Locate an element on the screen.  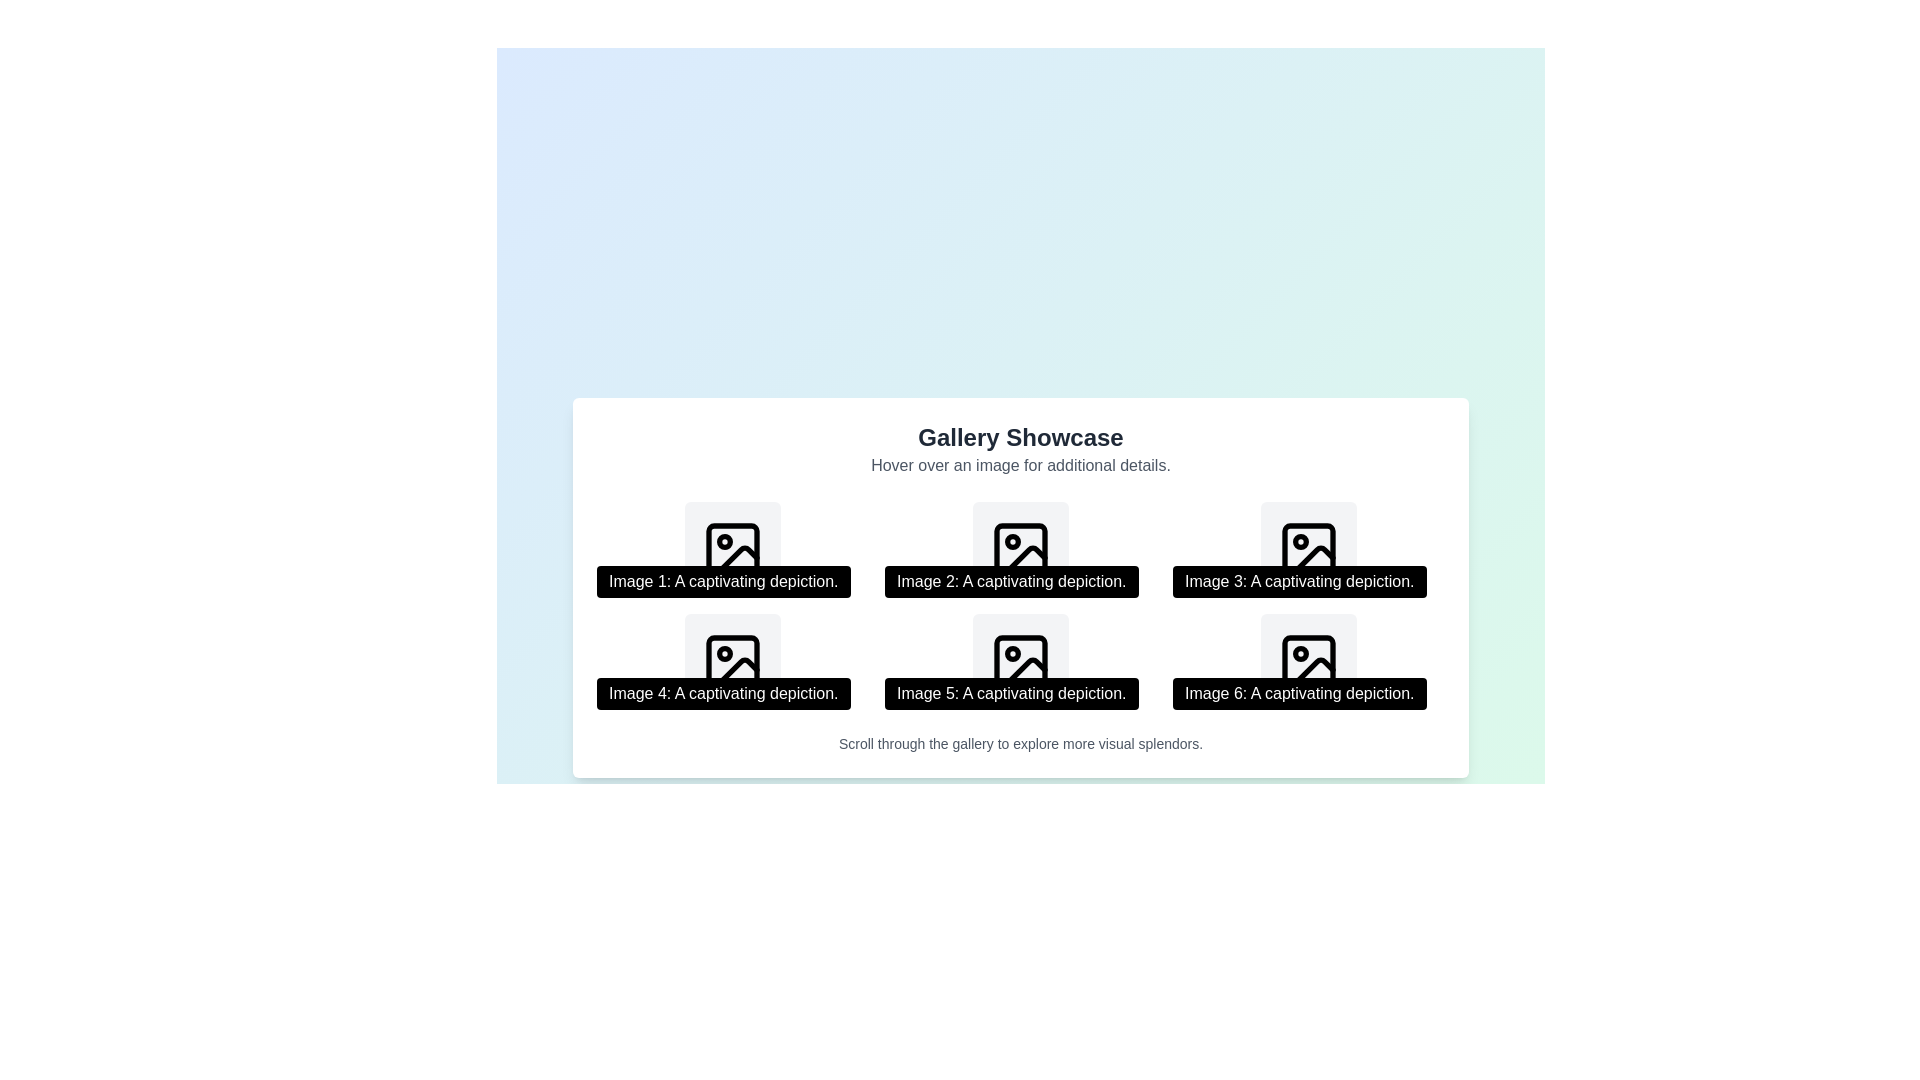
the SVG Icon located in the fifth item of the gallery grid is located at coordinates (1021, 662).